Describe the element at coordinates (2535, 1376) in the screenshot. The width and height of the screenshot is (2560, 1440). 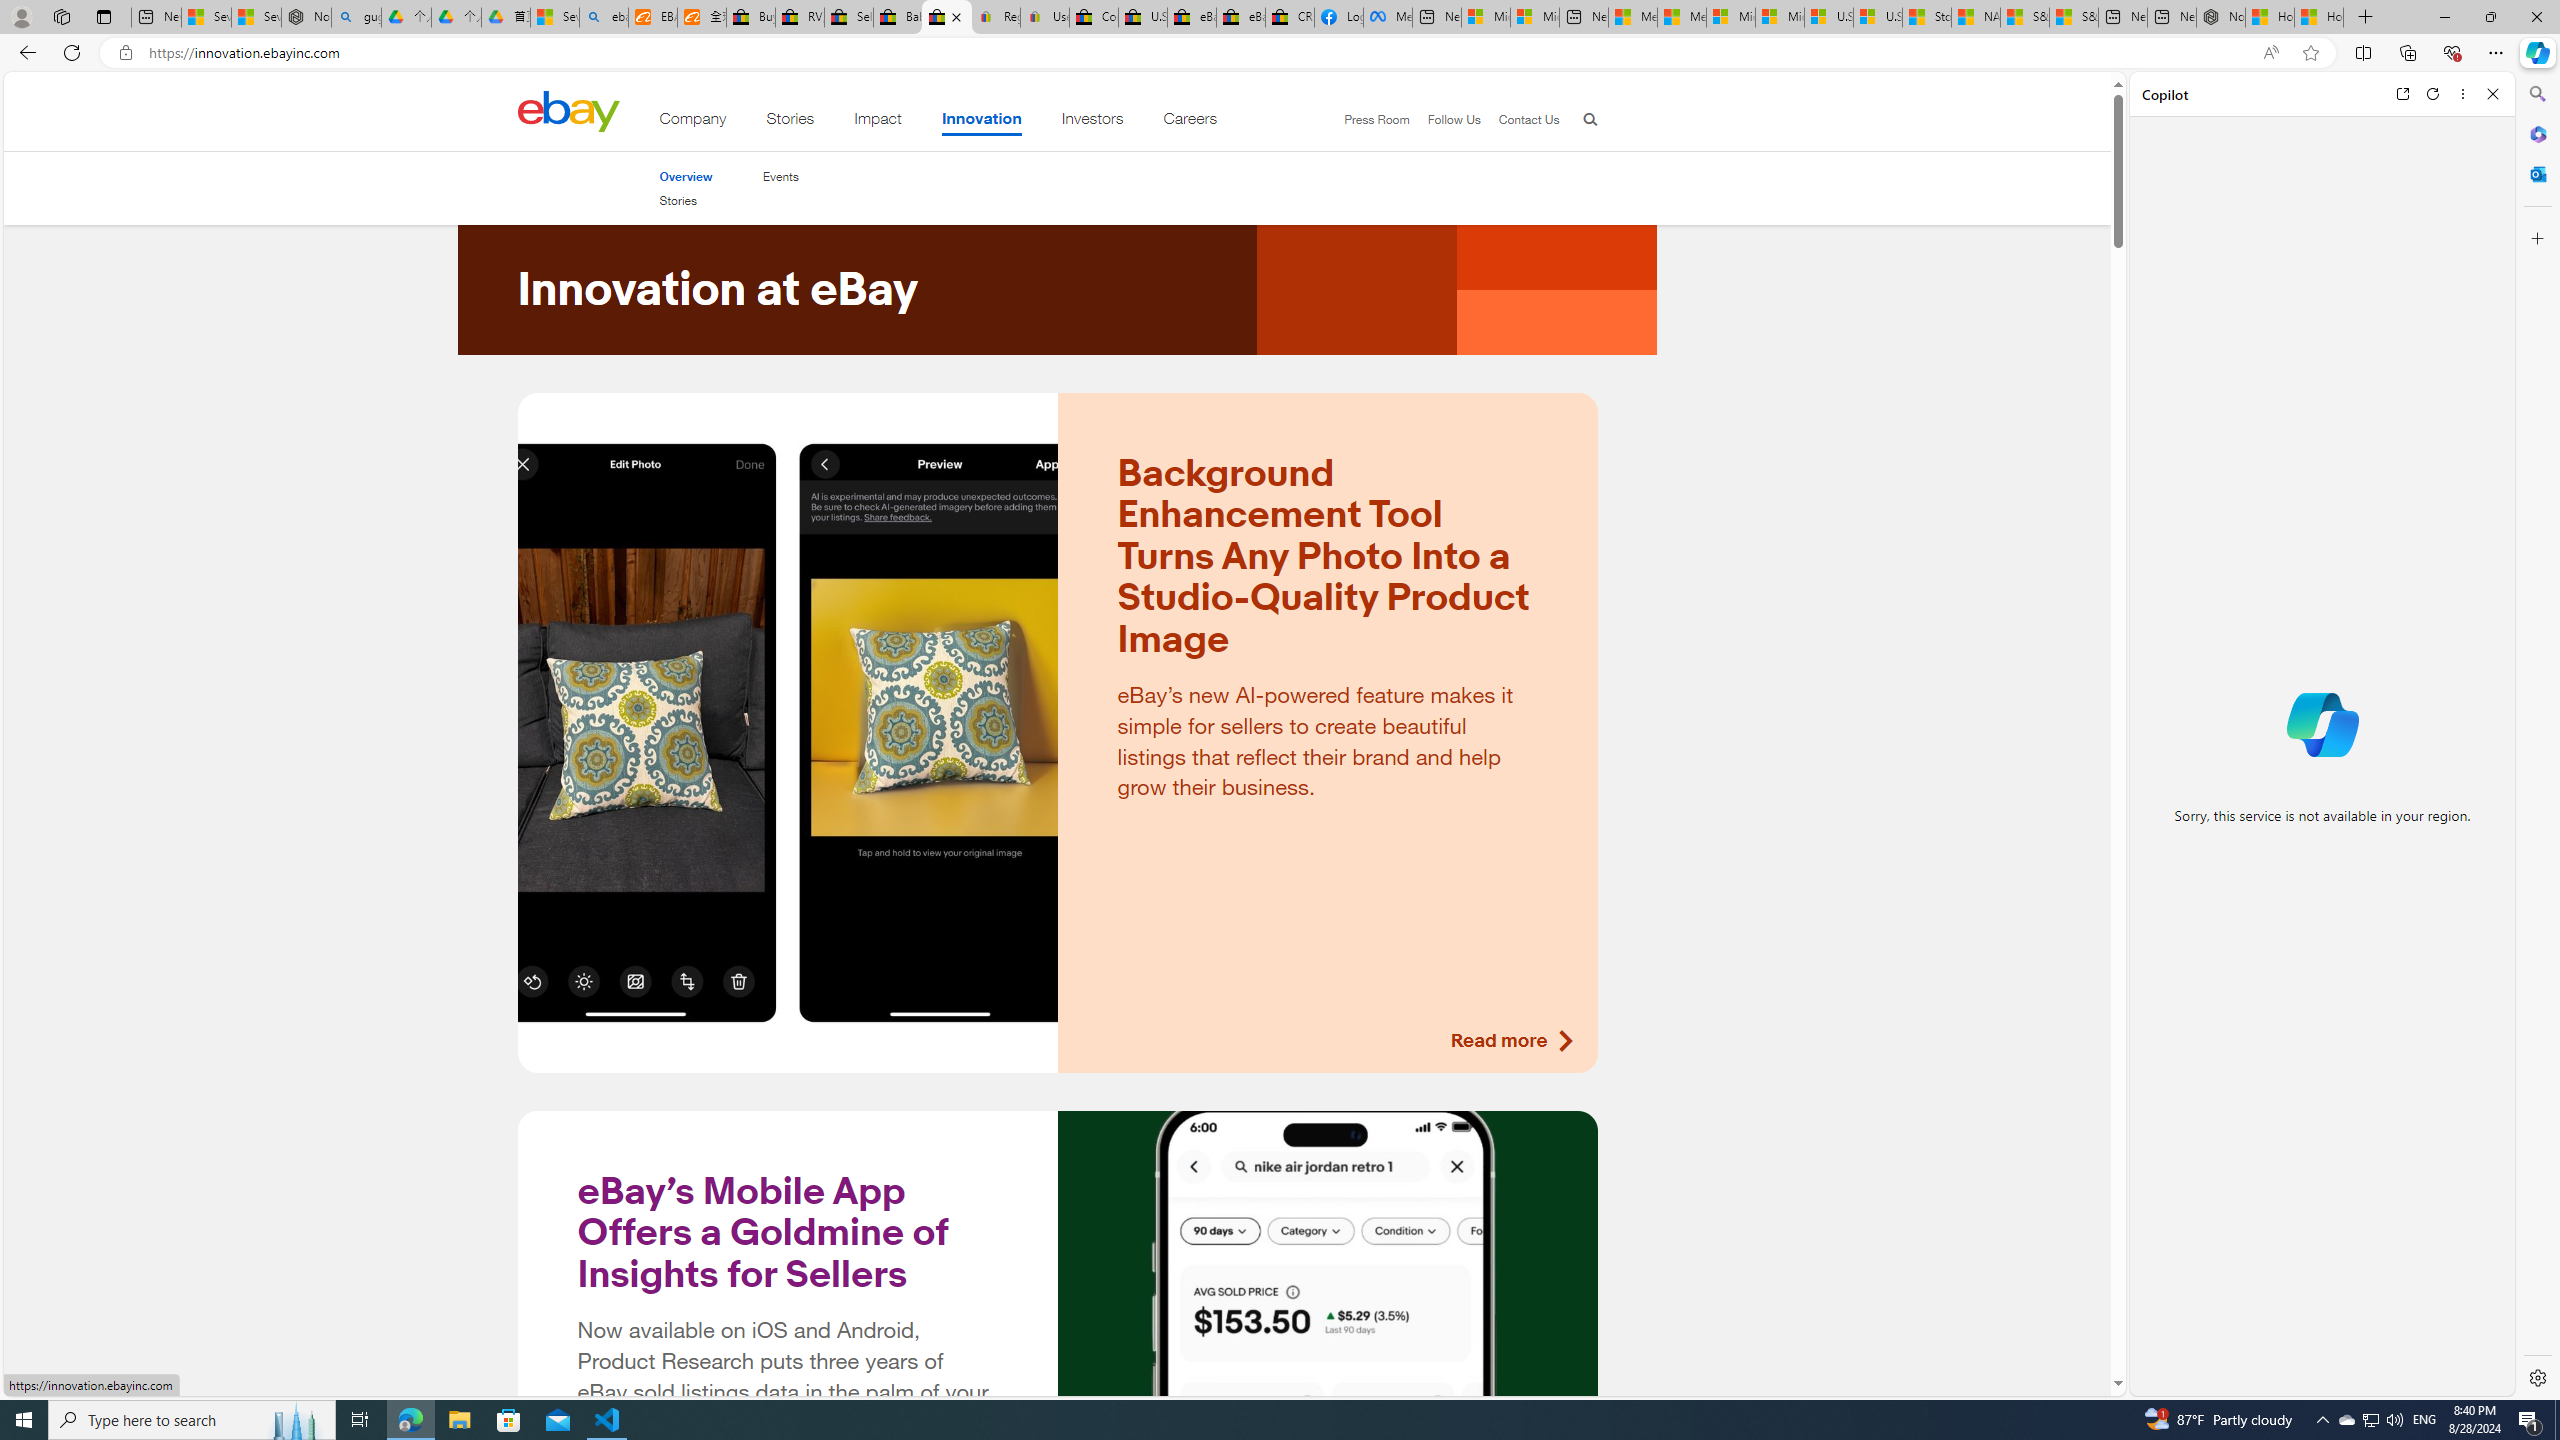
I see `'Settings'` at that location.